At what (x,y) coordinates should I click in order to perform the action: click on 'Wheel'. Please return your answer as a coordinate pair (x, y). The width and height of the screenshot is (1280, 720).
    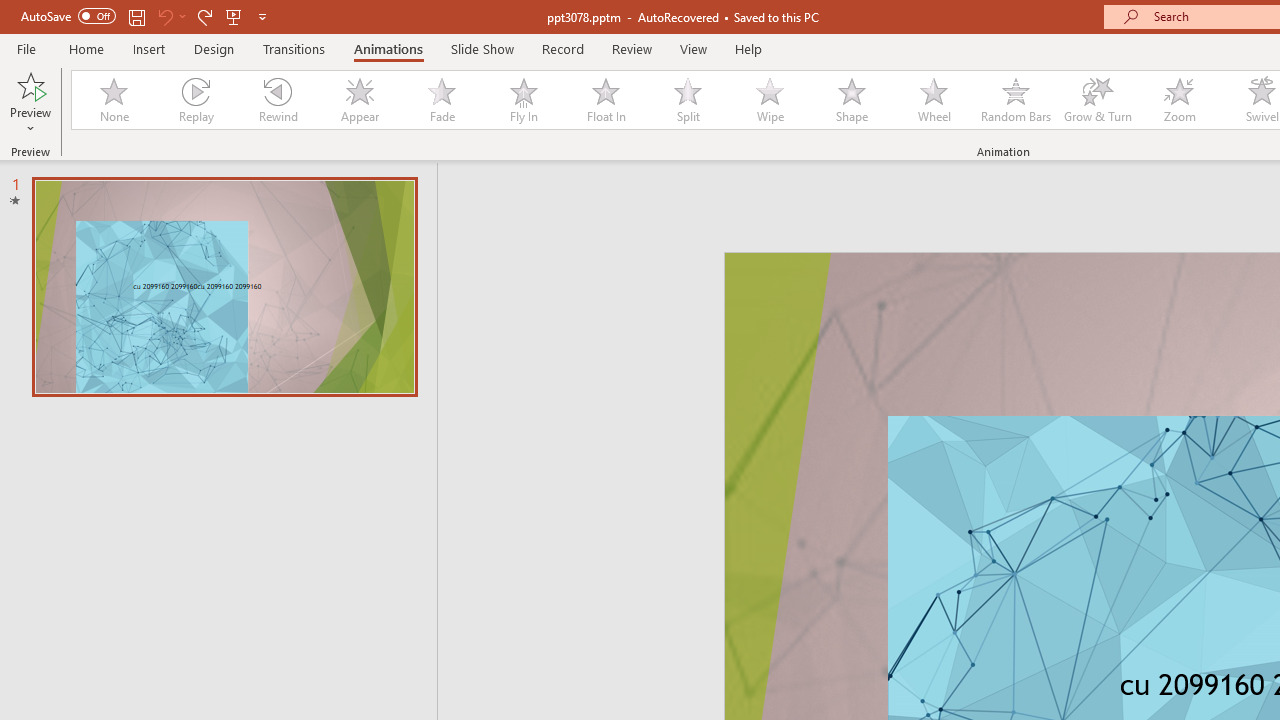
    Looking at the image, I should click on (933, 100).